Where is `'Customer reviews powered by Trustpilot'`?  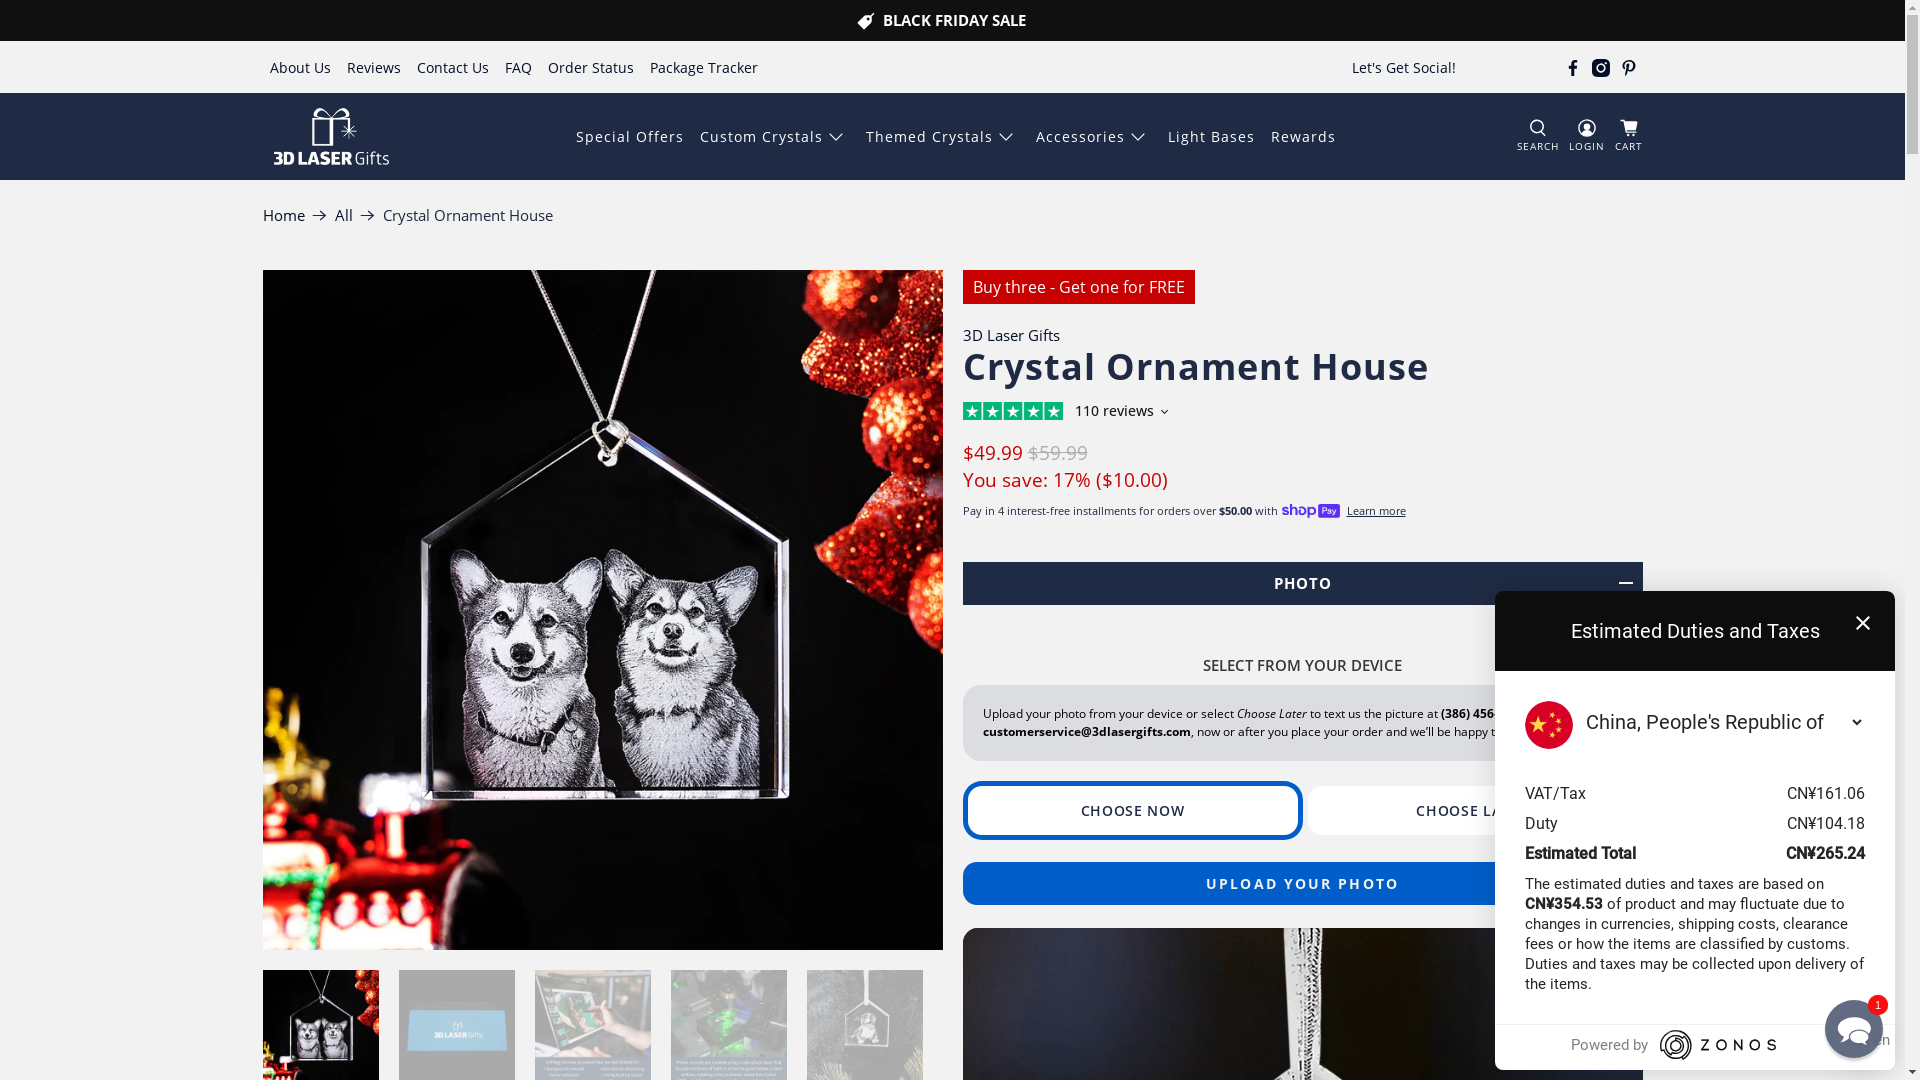 'Customer reviews powered by Trustpilot' is located at coordinates (961, 412).